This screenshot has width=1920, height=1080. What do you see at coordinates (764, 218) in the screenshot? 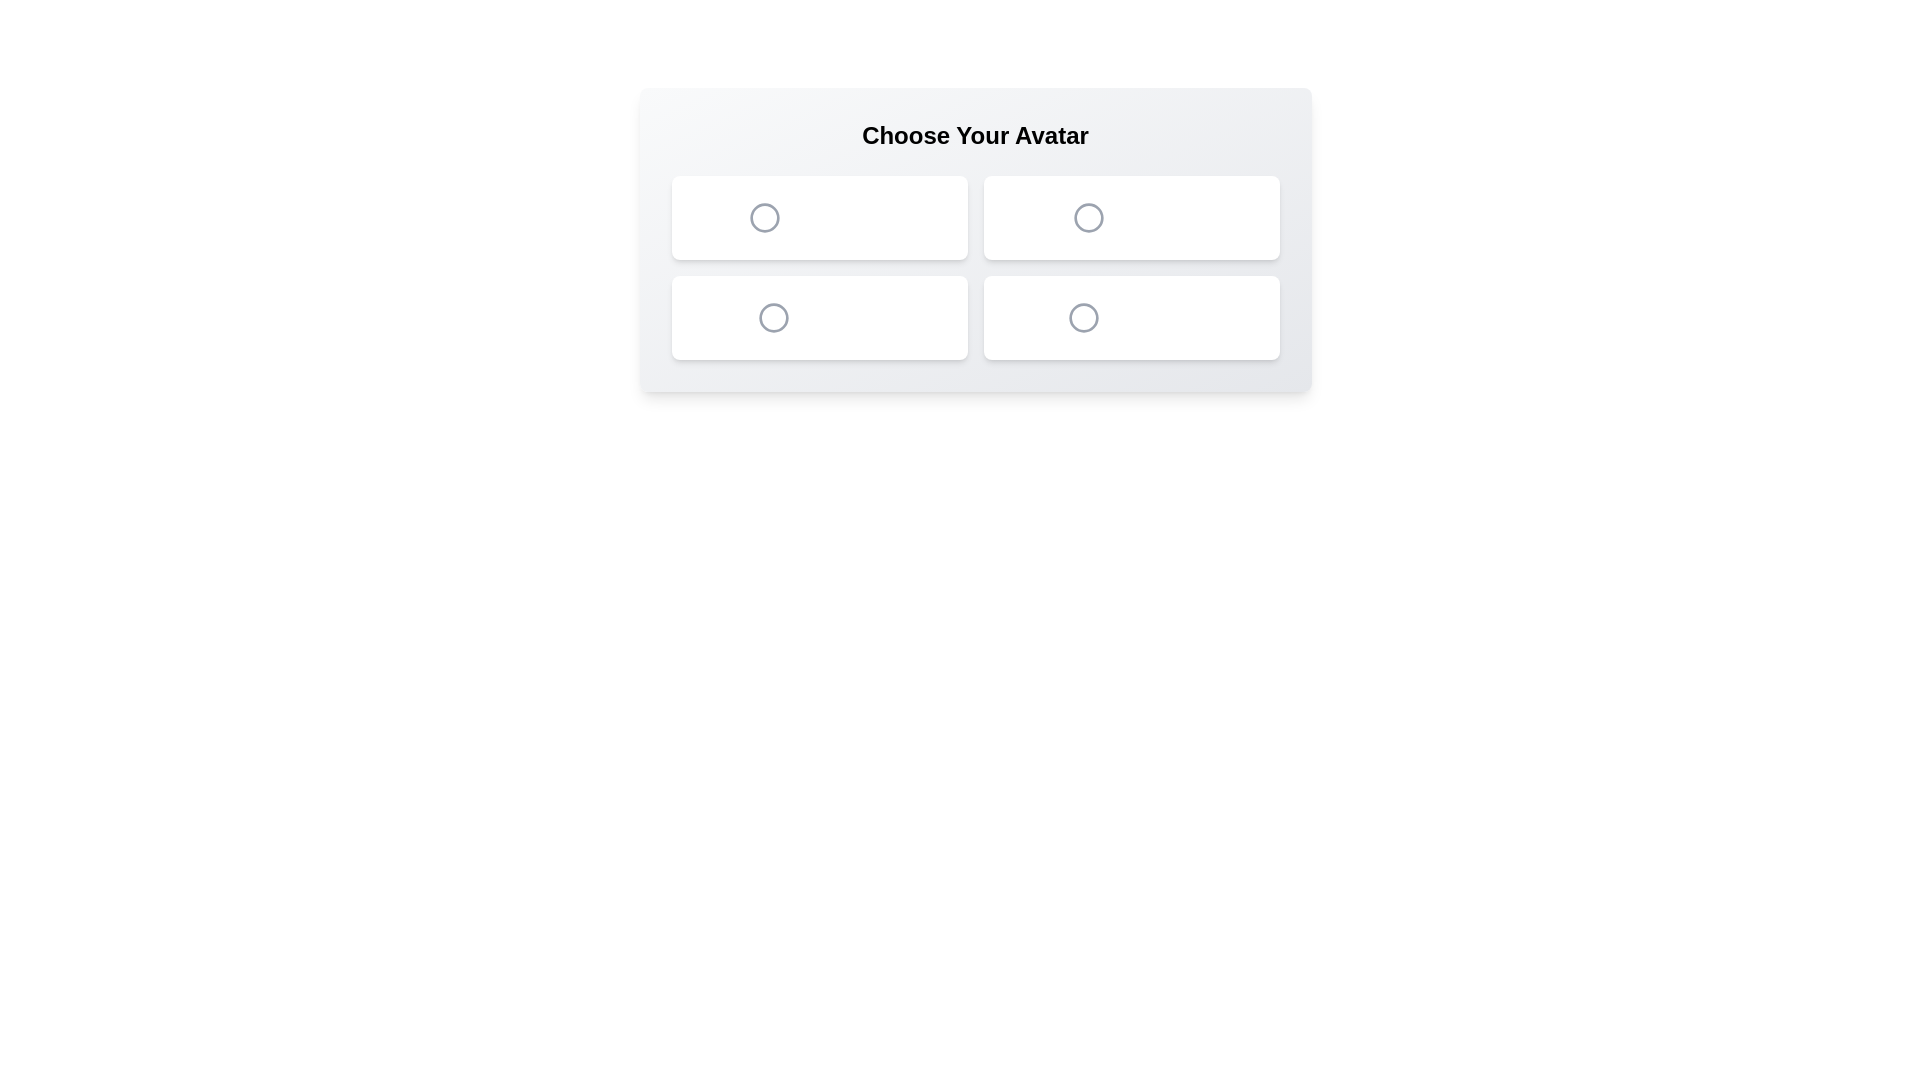
I see `the small circular element with a gray border located within the top-left avatar selection box in a 2x2 grid layout for choosing avatars` at bounding box center [764, 218].